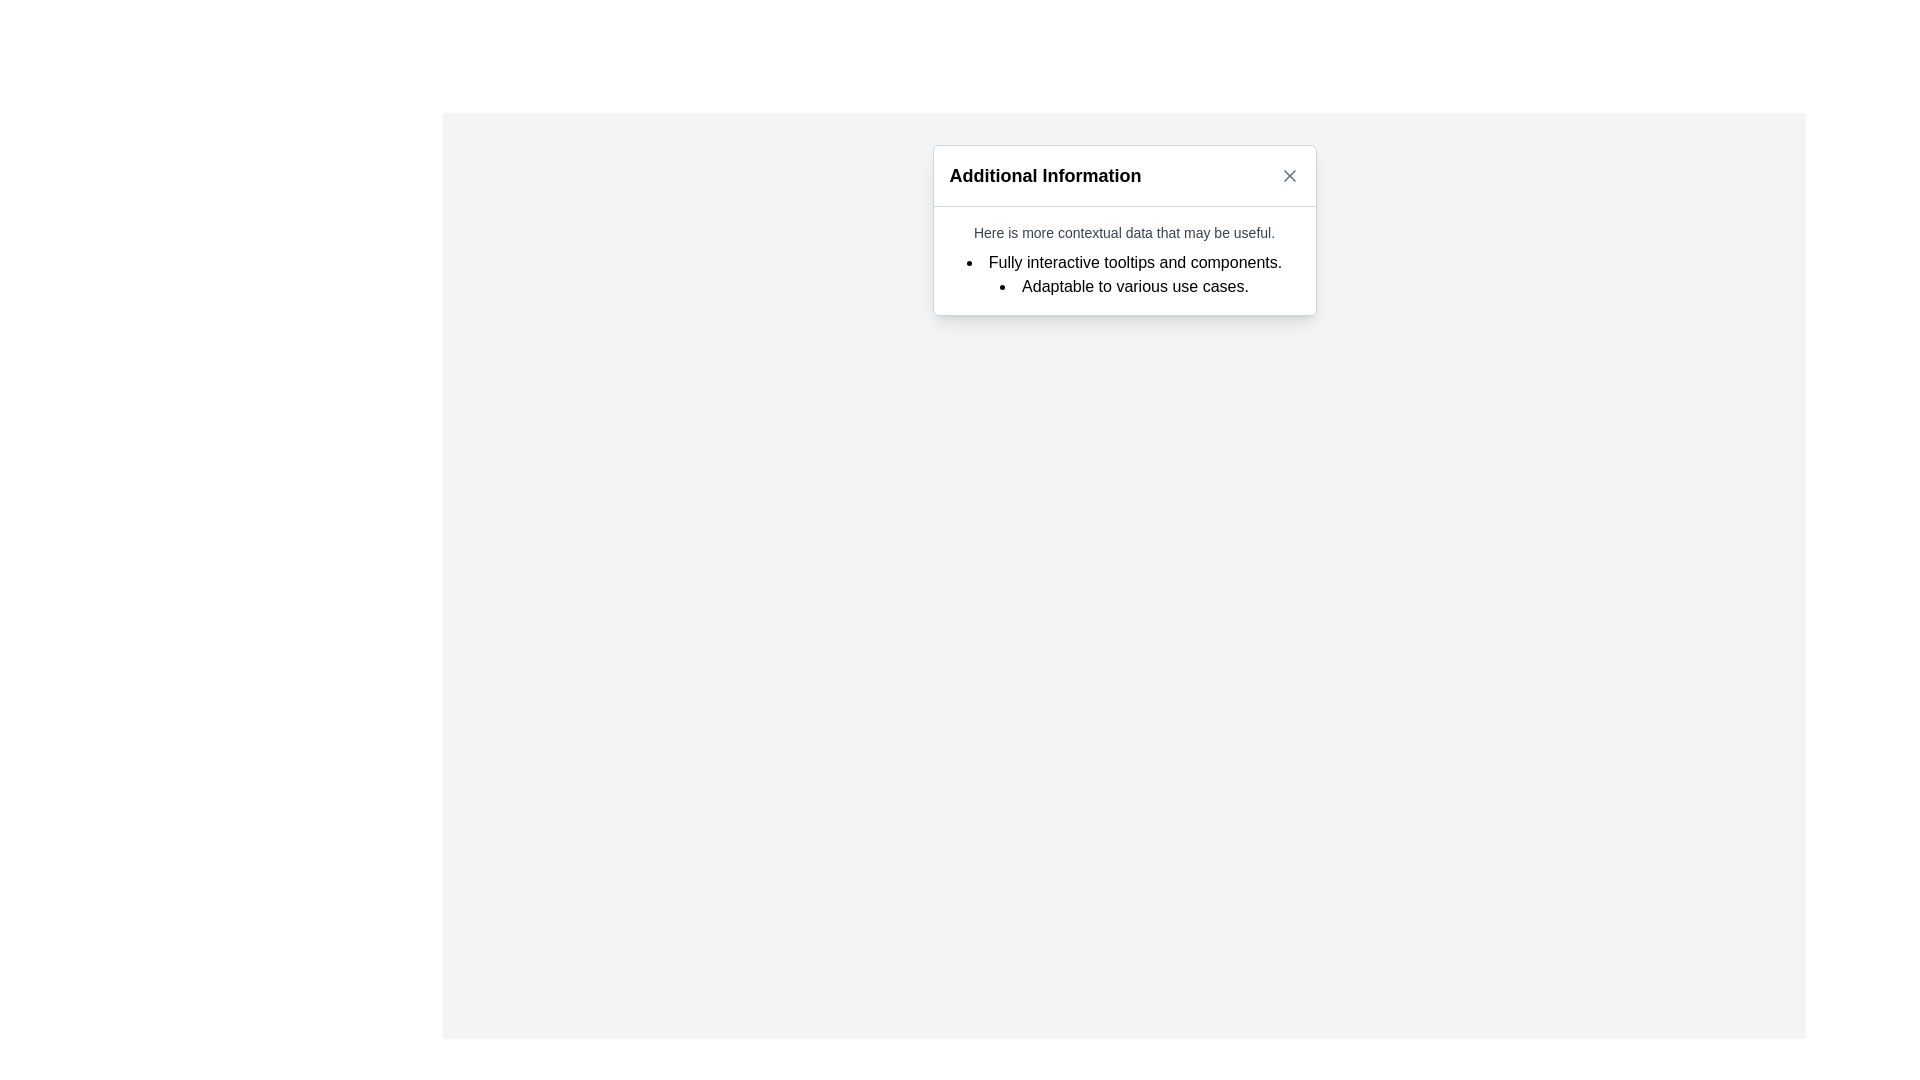 The height and width of the screenshot is (1080, 1920). Describe the element at coordinates (1124, 231) in the screenshot. I see `the informational text element that provides context for the additional bullet points, located below the 'Additional Information' heading and above the bullet point list` at that location.